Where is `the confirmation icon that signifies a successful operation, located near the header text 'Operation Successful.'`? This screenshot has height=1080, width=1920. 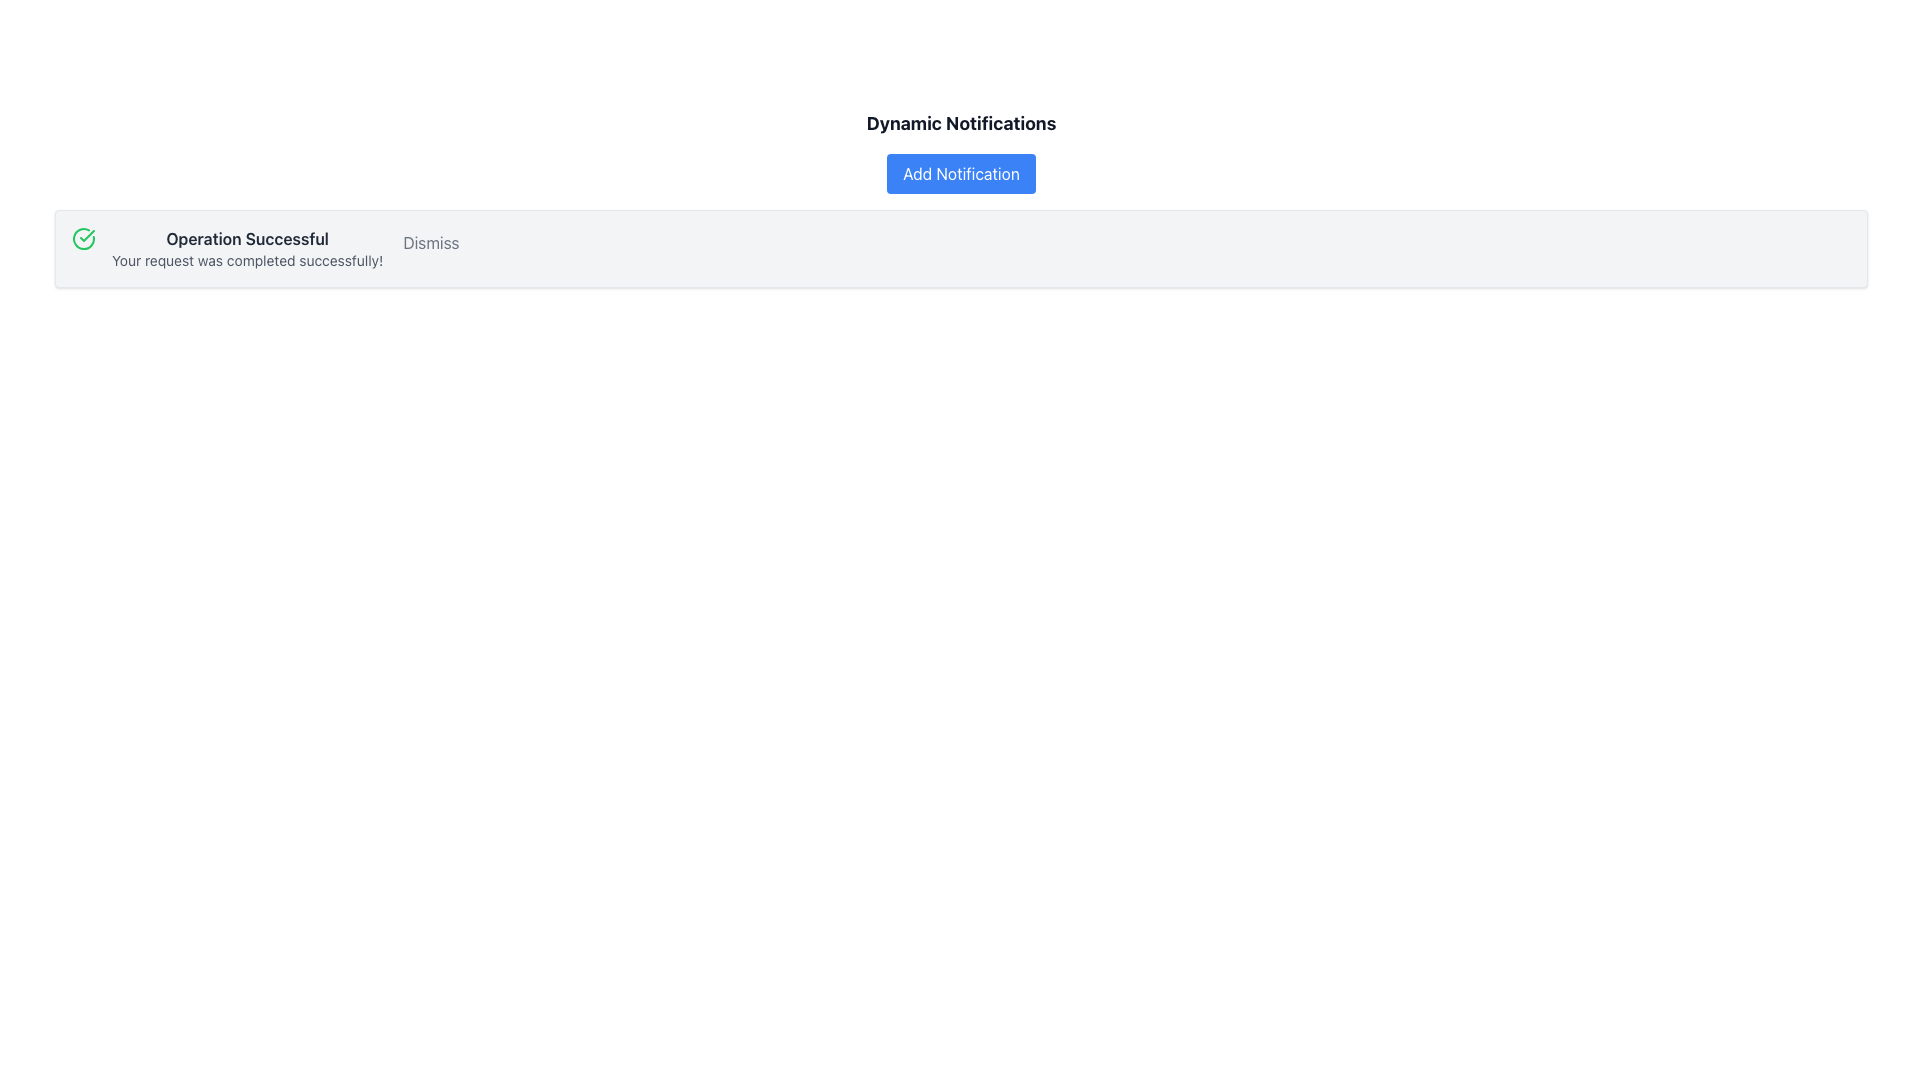
the confirmation icon that signifies a successful operation, located near the header text 'Operation Successful.' is located at coordinates (82, 238).